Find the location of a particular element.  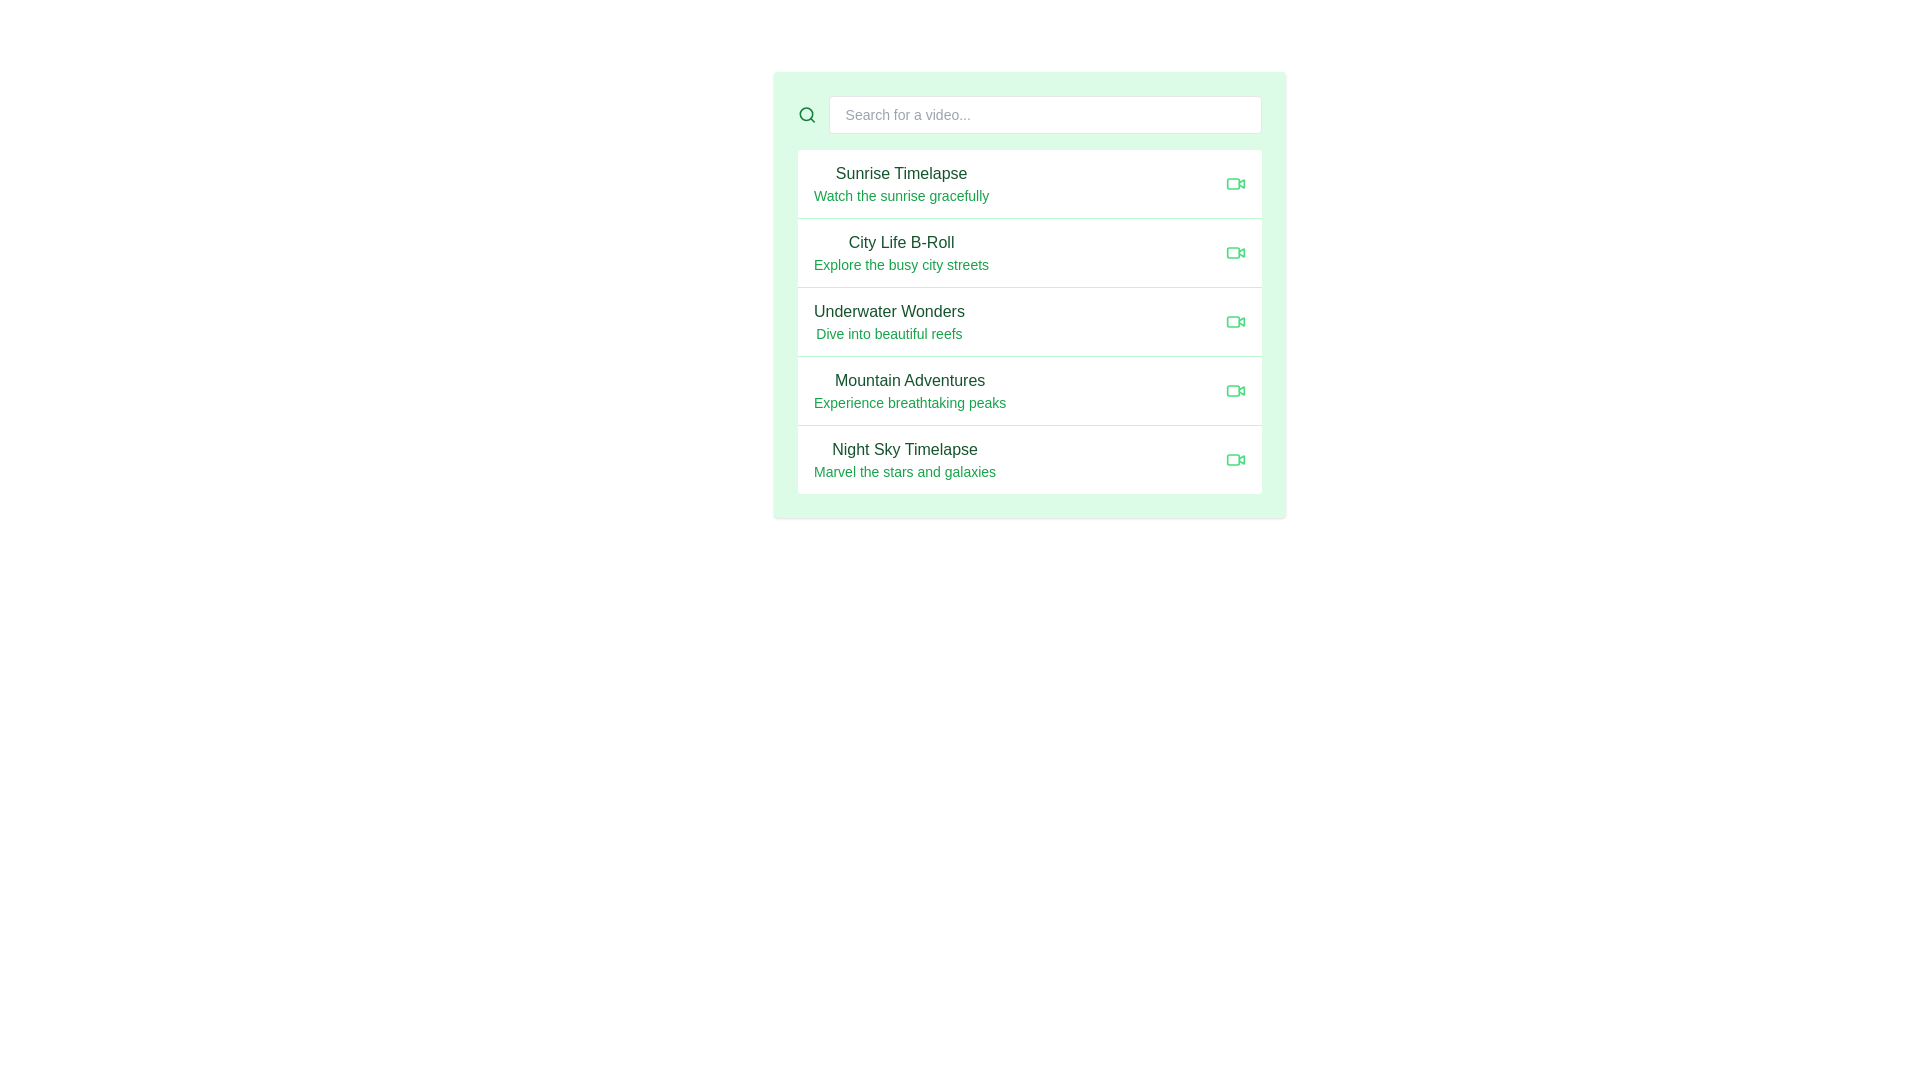

the video camera icon indicating the 'Sunrise Timelapse' video content is located at coordinates (1235, 184).